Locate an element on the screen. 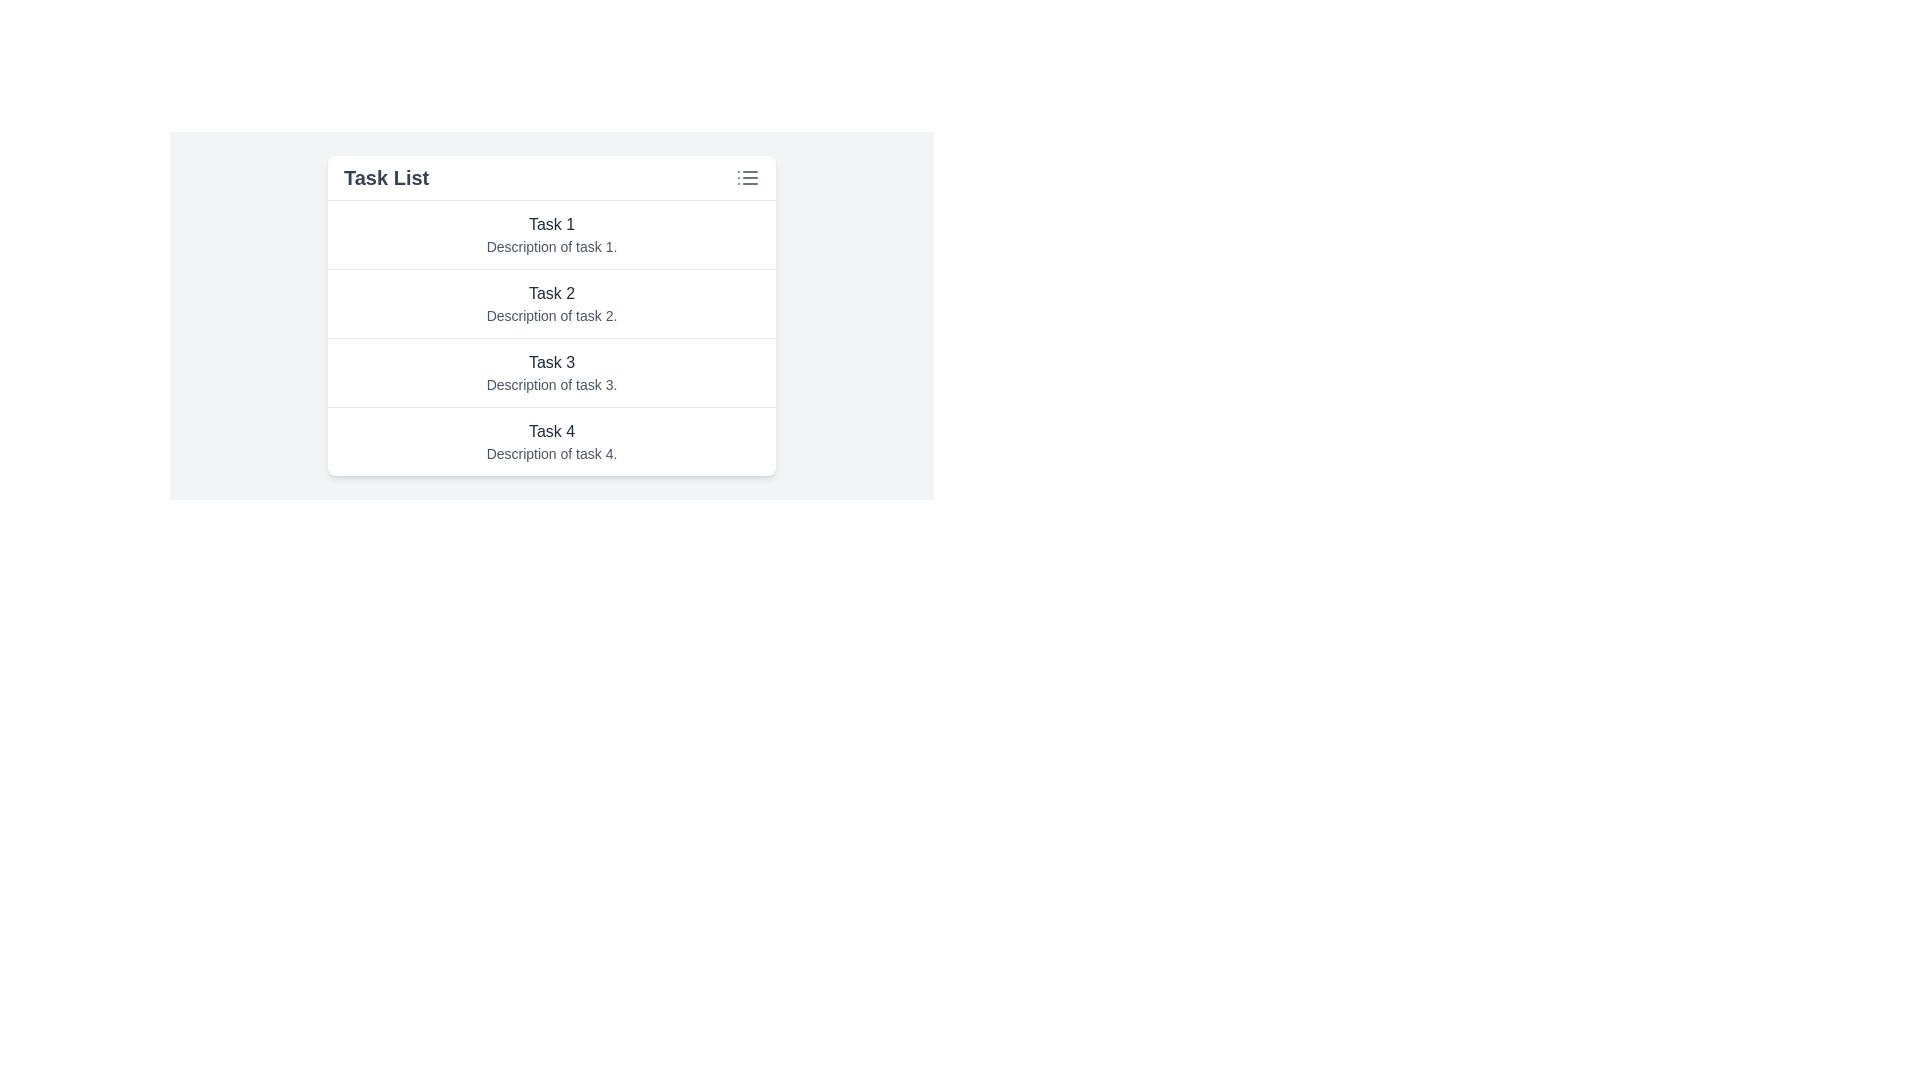  the list item displaying information about 'Task 3', which is the third item in the vertical list below the header 'Task List' is located at coordinates (552, 373).